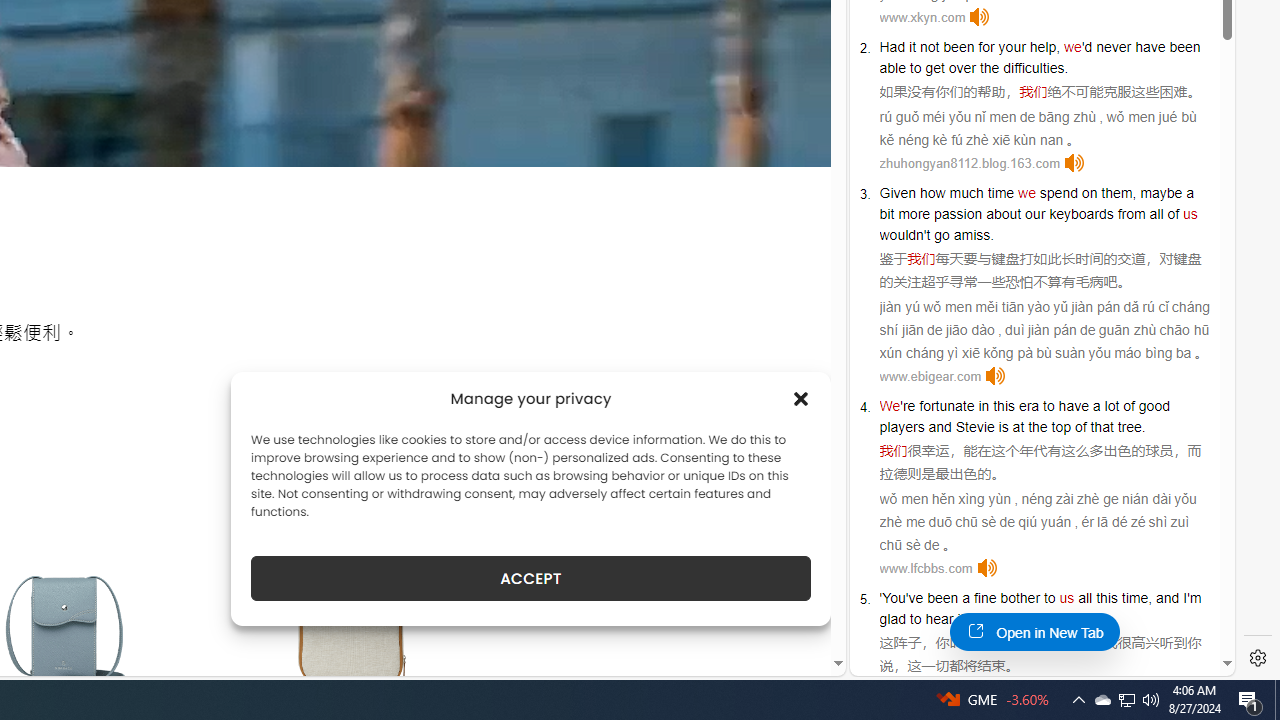  Describe the element at coordinates (531, 578) in the screenshot. I see `'ACCEPT'` at that location.